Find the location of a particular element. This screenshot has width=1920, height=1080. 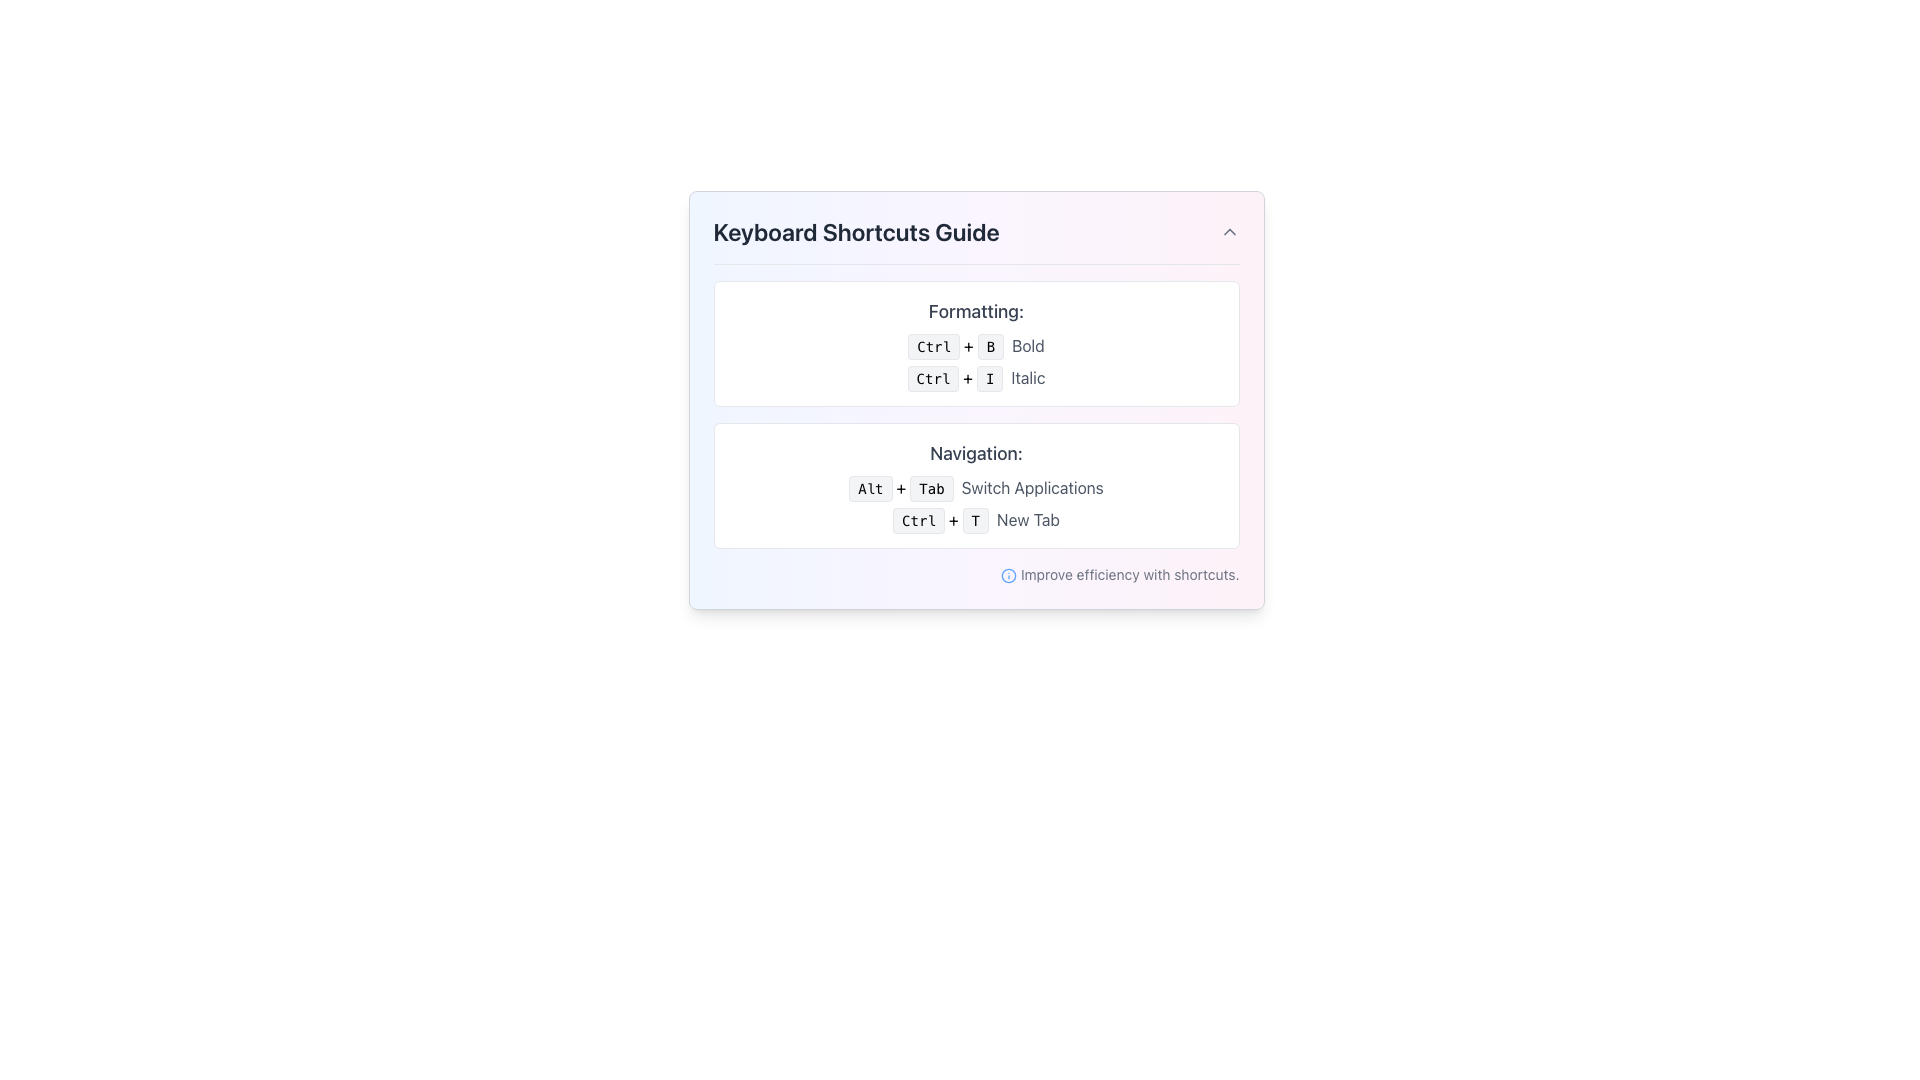

the Icon Button located to the right of the 'Keyboard Shortcuts Guide' text is located at coordinates (1228, 230).